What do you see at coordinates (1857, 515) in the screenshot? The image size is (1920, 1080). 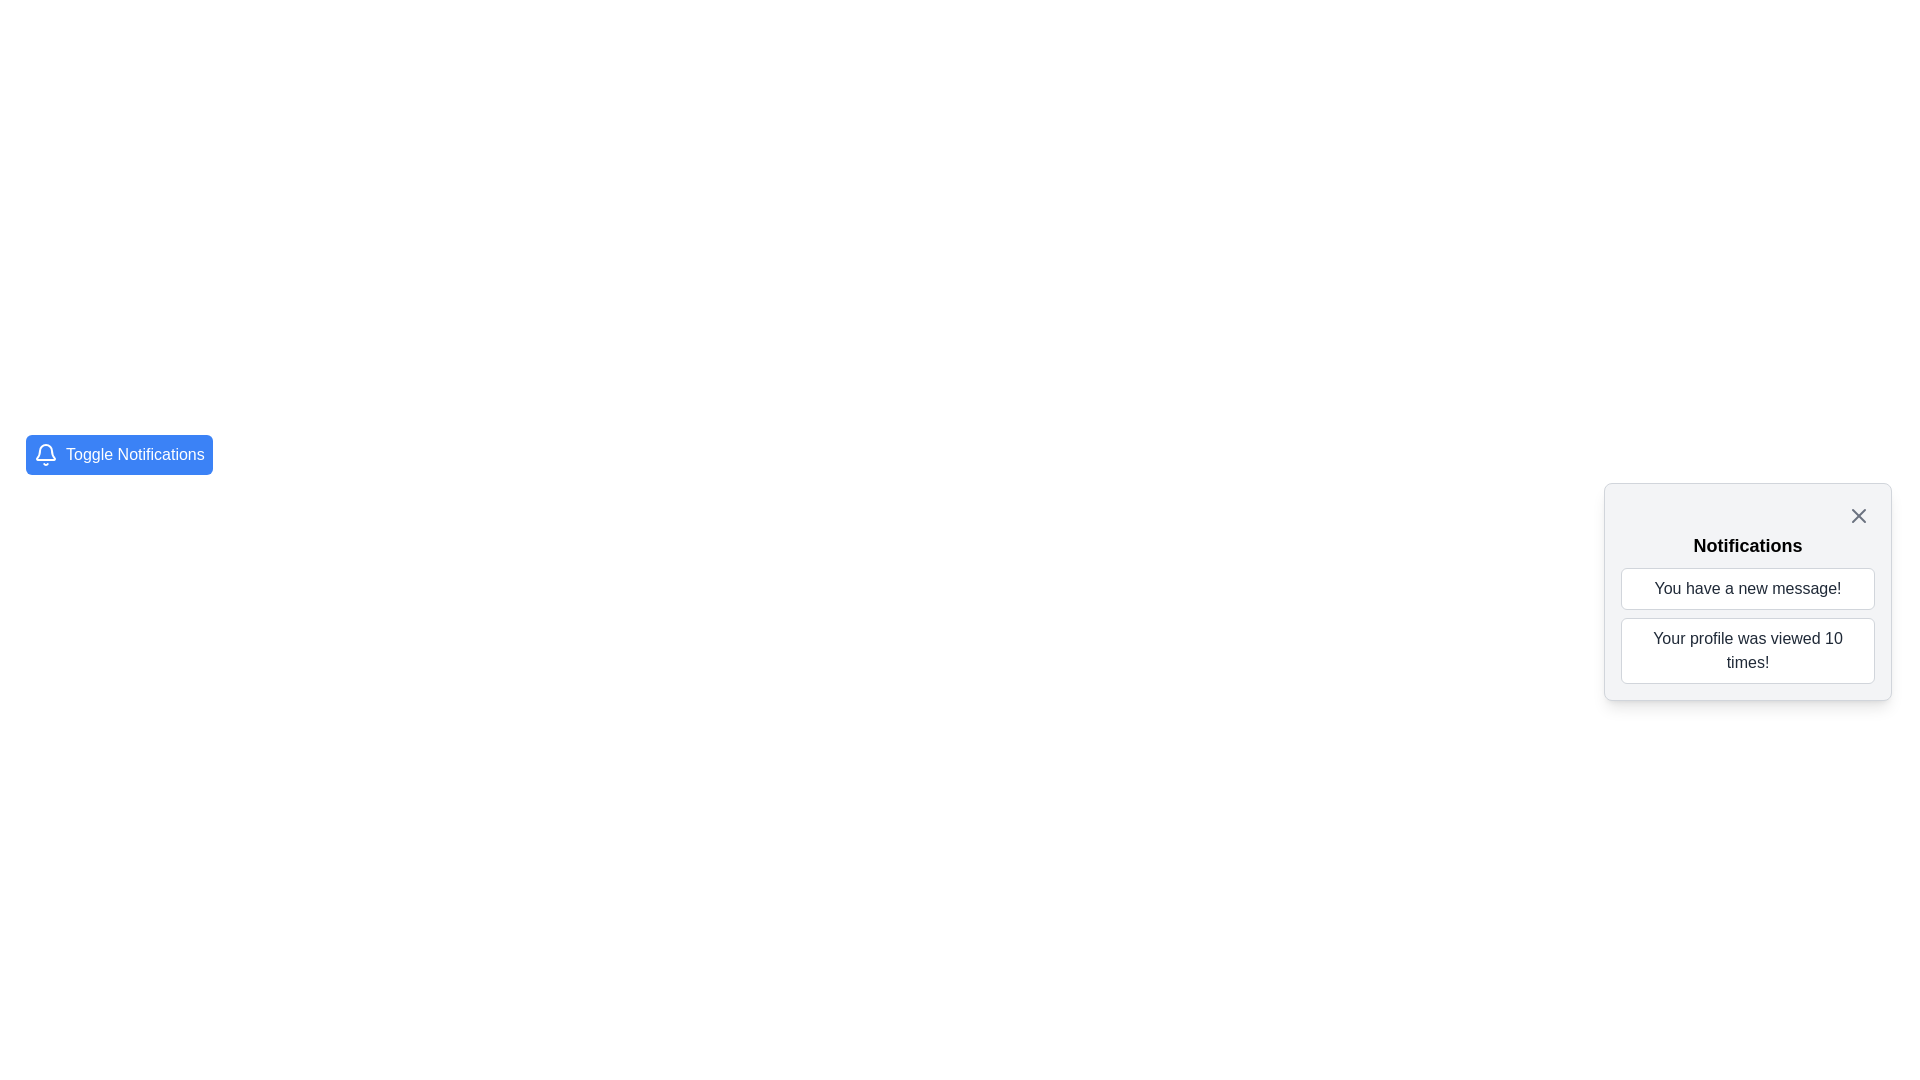 I see `the close button located at the top-right corner of the notification dialog` at bounding box center [1857, 515].